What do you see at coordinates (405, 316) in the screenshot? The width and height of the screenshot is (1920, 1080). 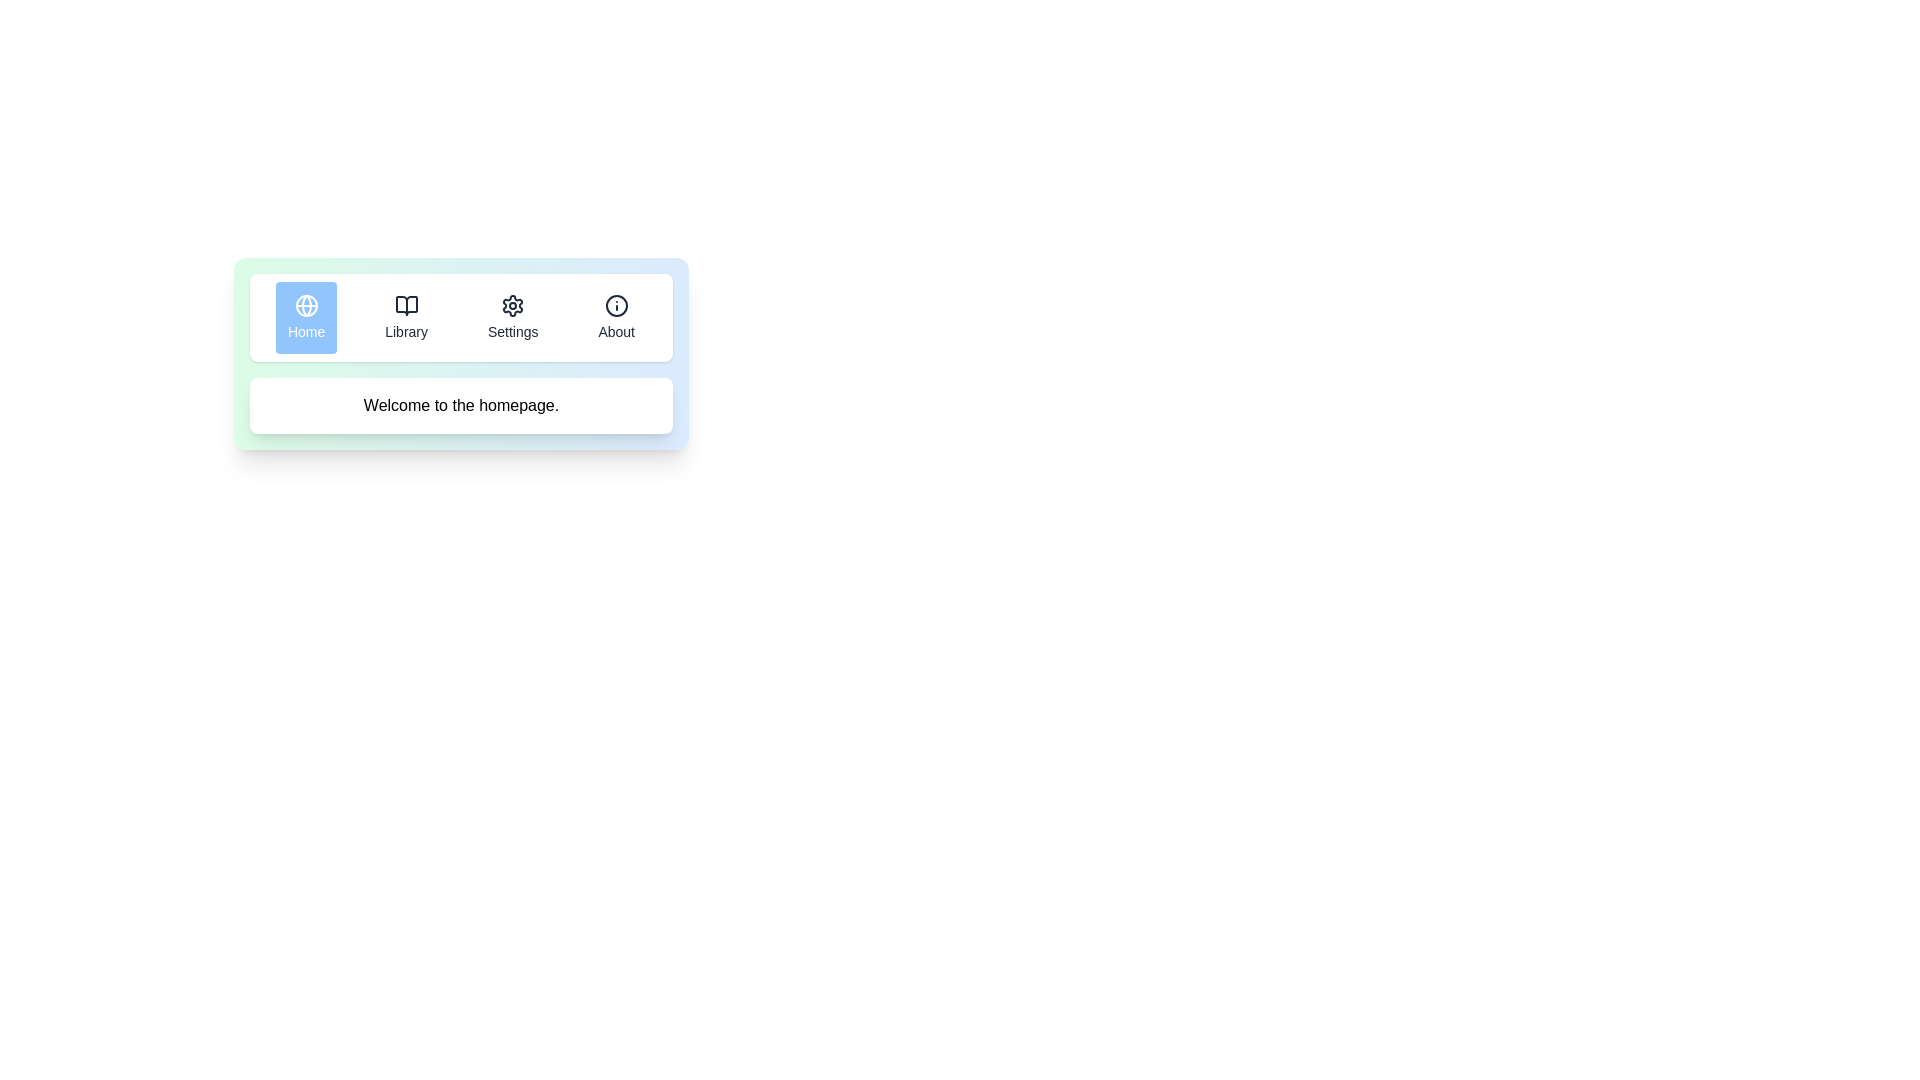 I see `the tab labeled Library` at bounding box center [405, 316].